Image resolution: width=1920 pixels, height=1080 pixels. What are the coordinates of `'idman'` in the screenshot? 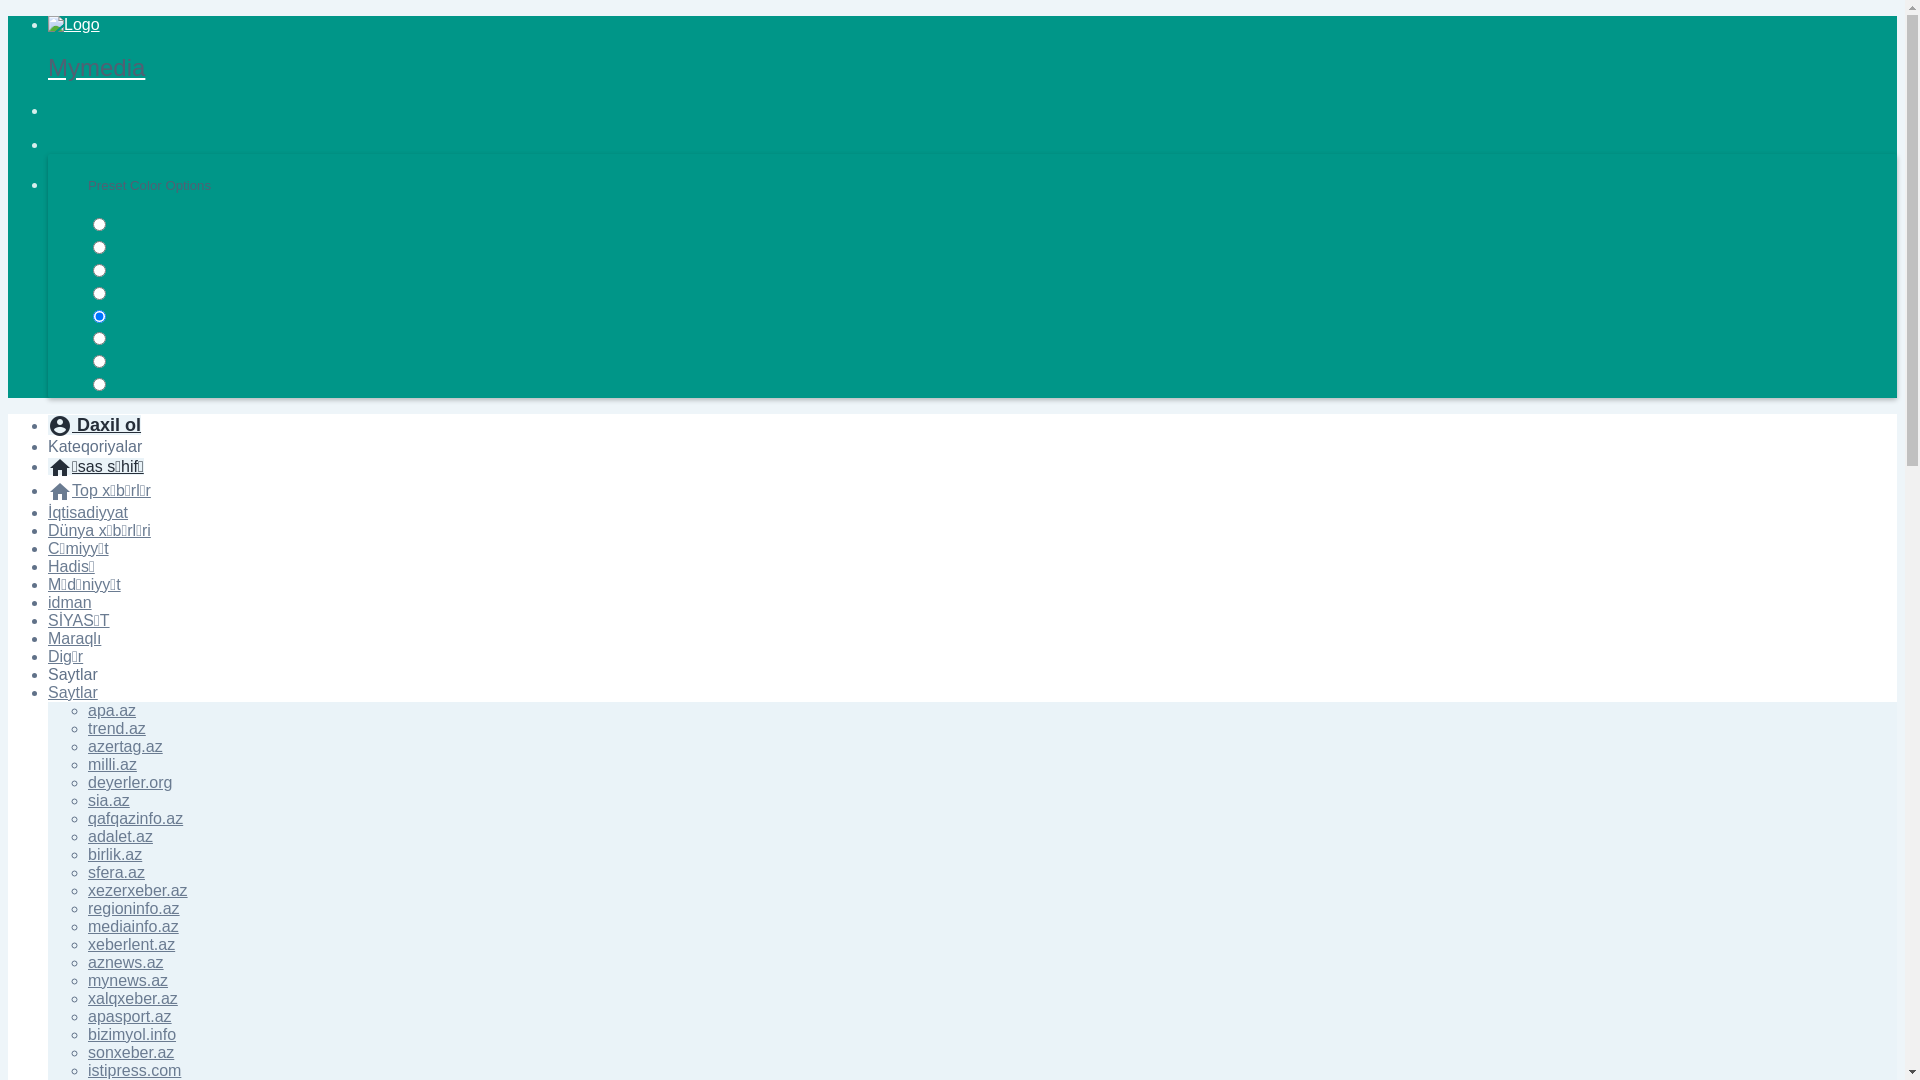 It's located at (70, 601).